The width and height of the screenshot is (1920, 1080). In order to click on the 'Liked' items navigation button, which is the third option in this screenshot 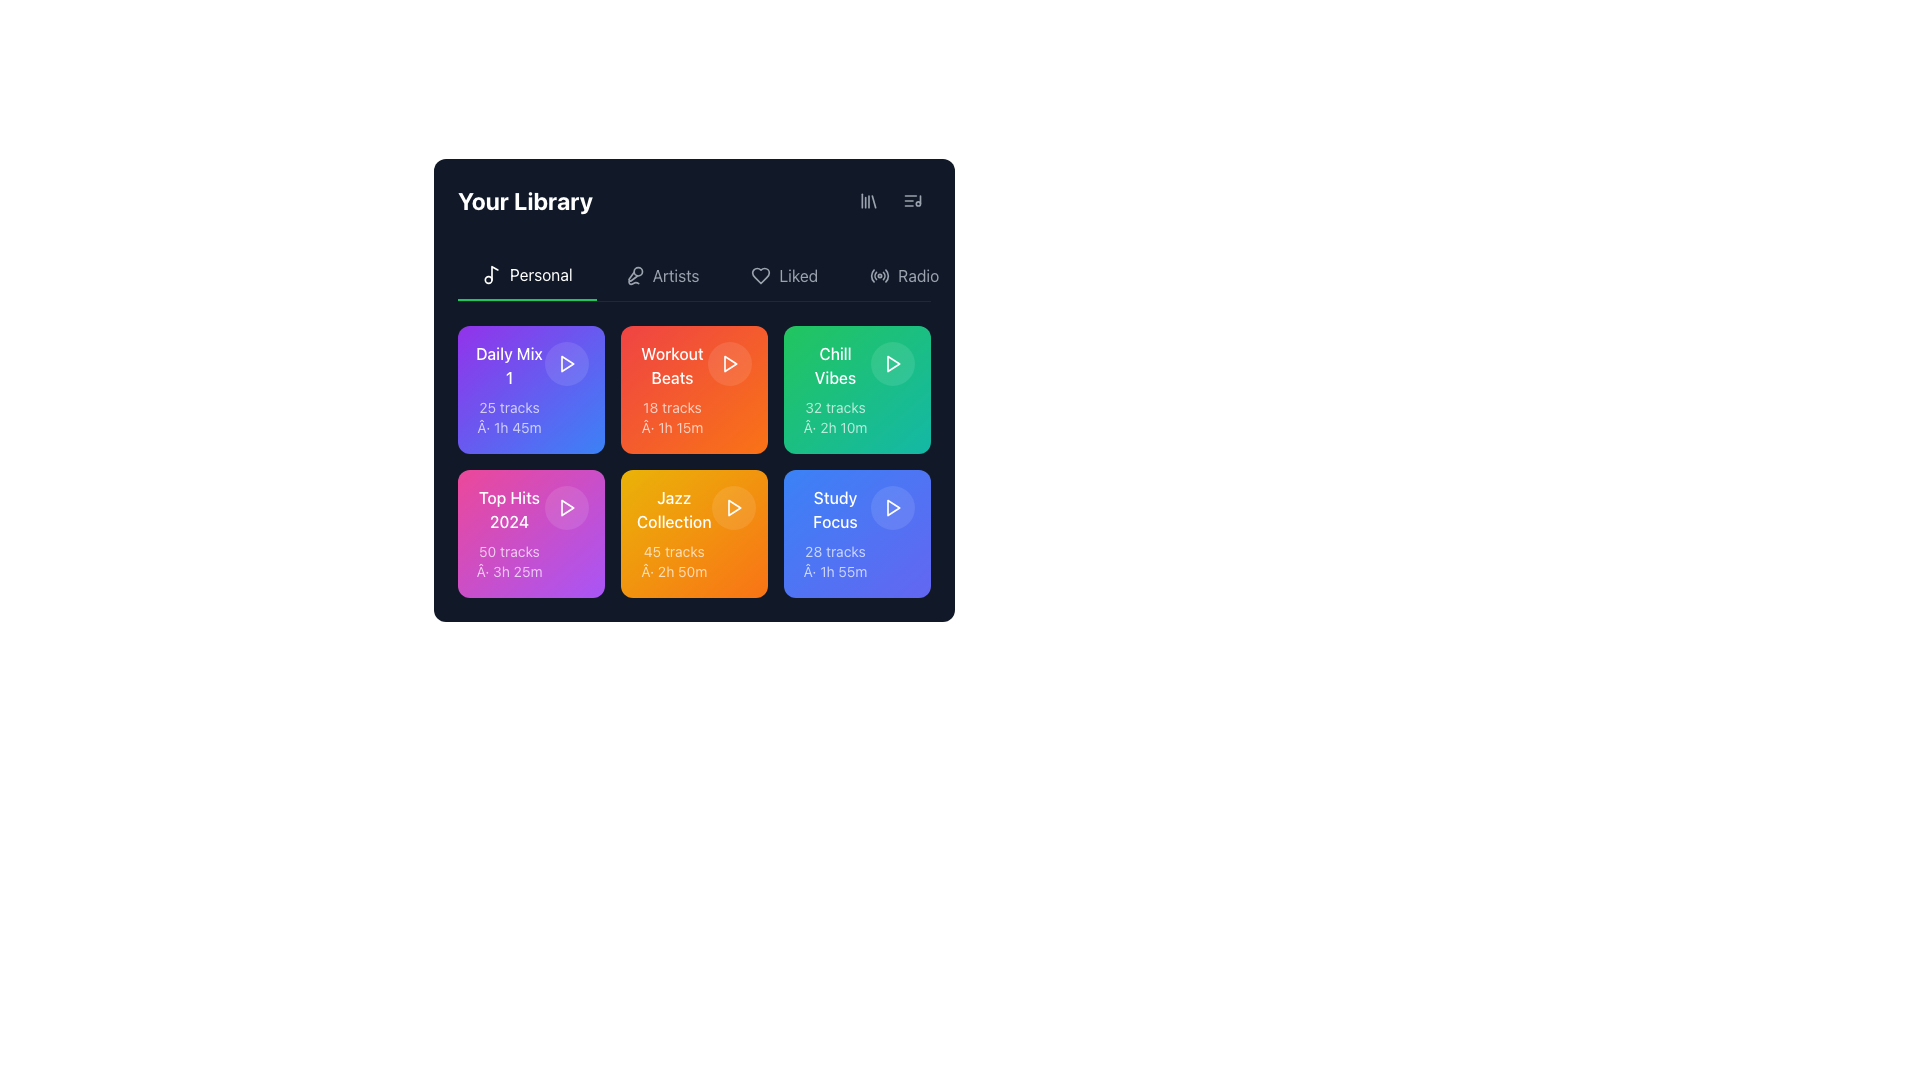, I will do `click(783, 276)`.